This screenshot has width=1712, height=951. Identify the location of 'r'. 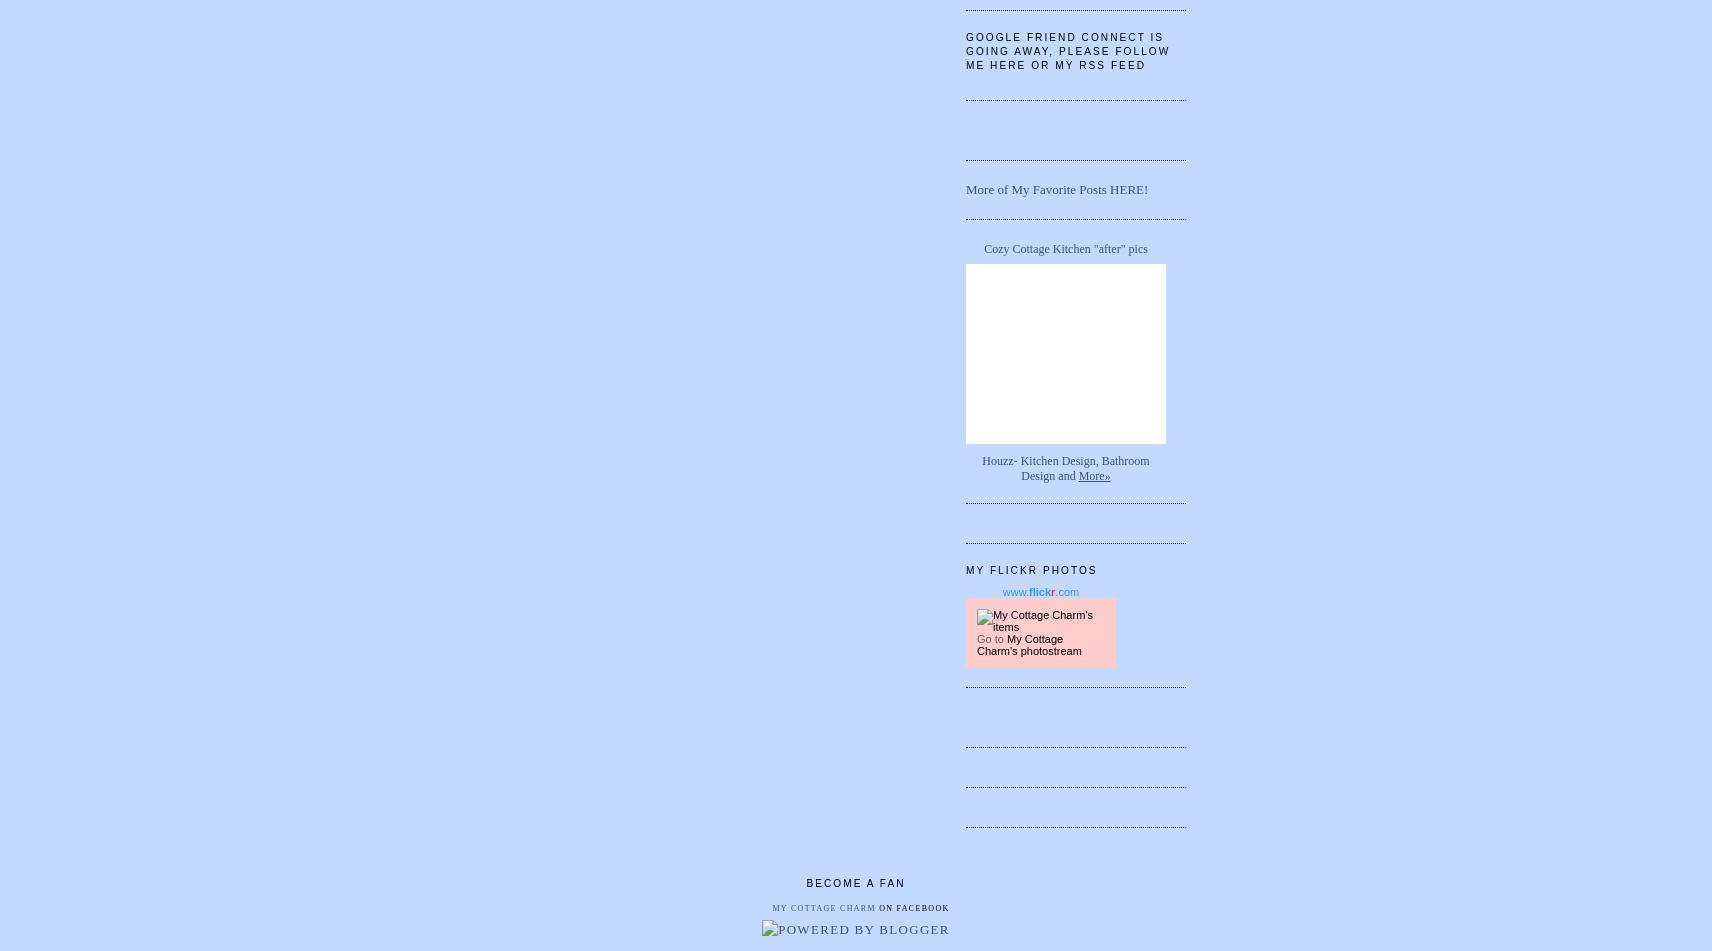
(1052, 590).